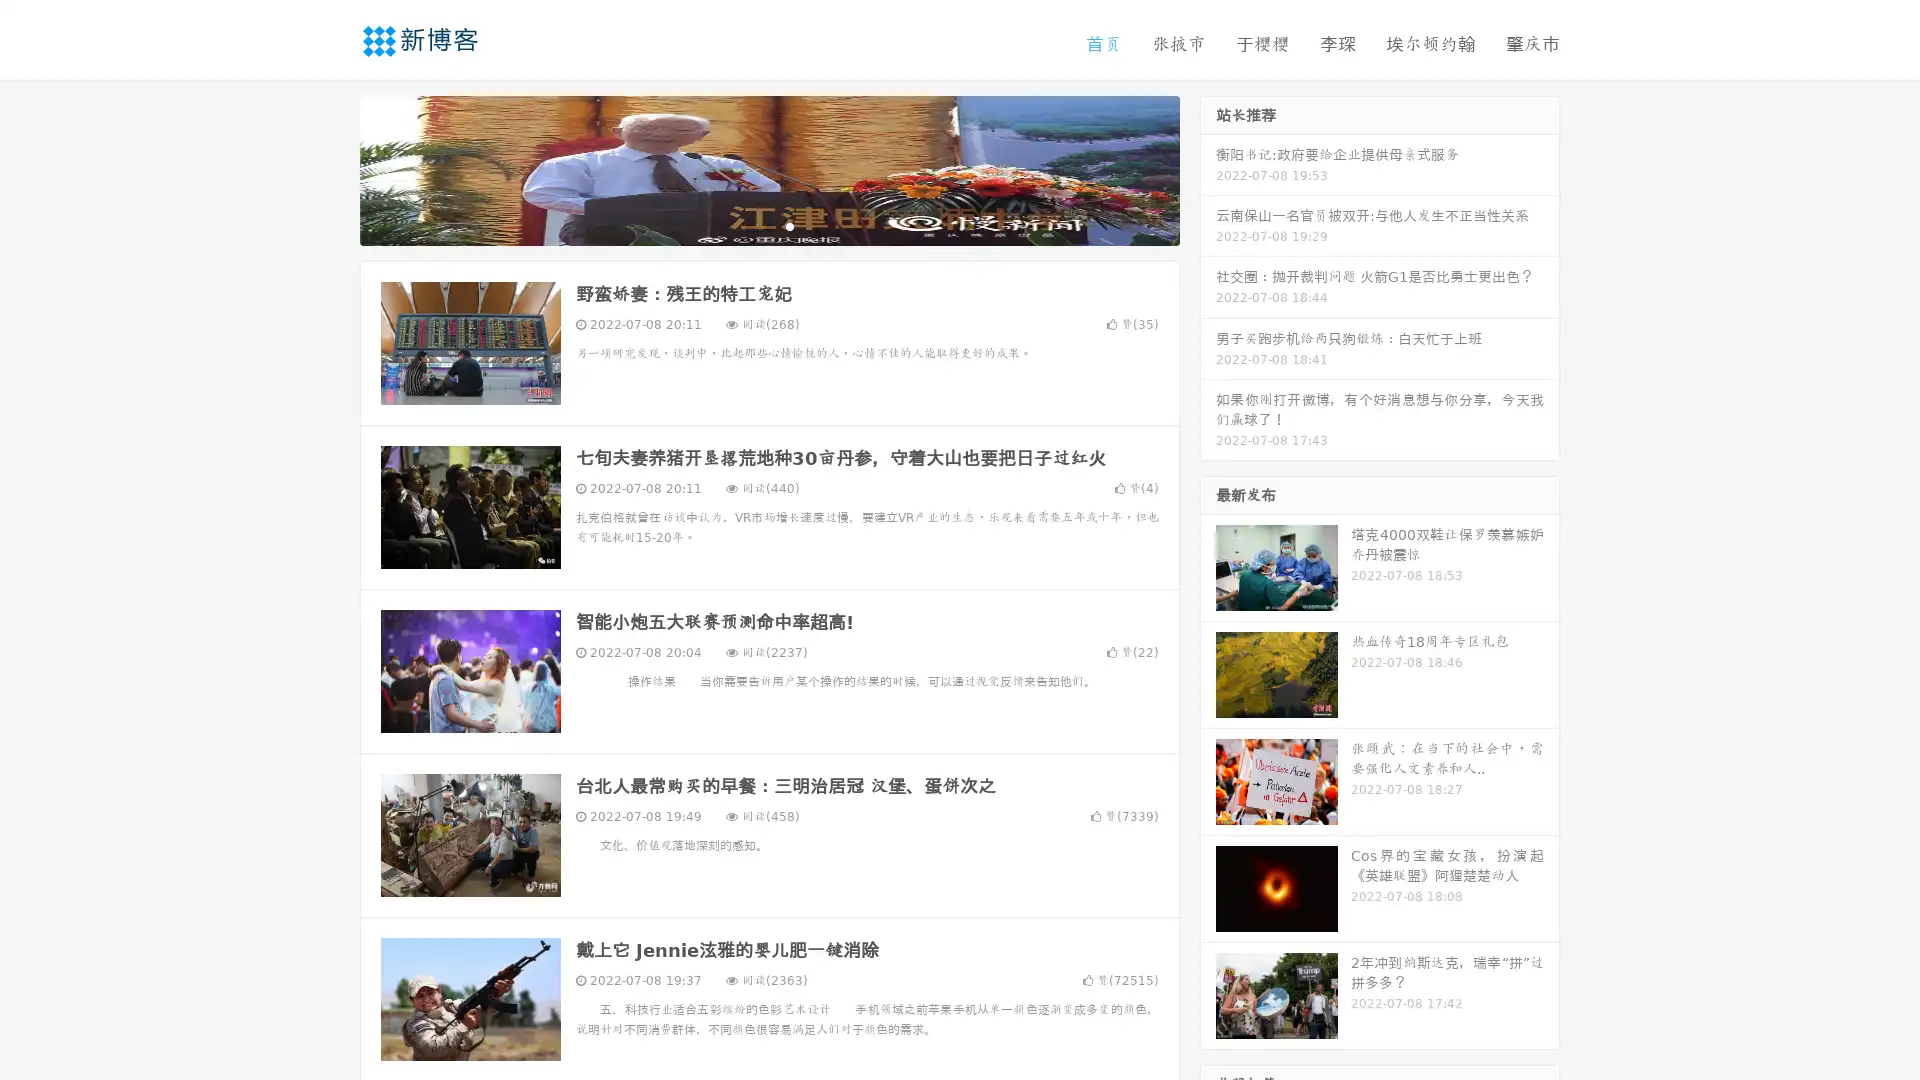 This screenshot has width=1920, height=1080. What do you see at coordinates (768, 225) in the screenshot?
I see `Go to slide 2` at bounding box center [768, 225].